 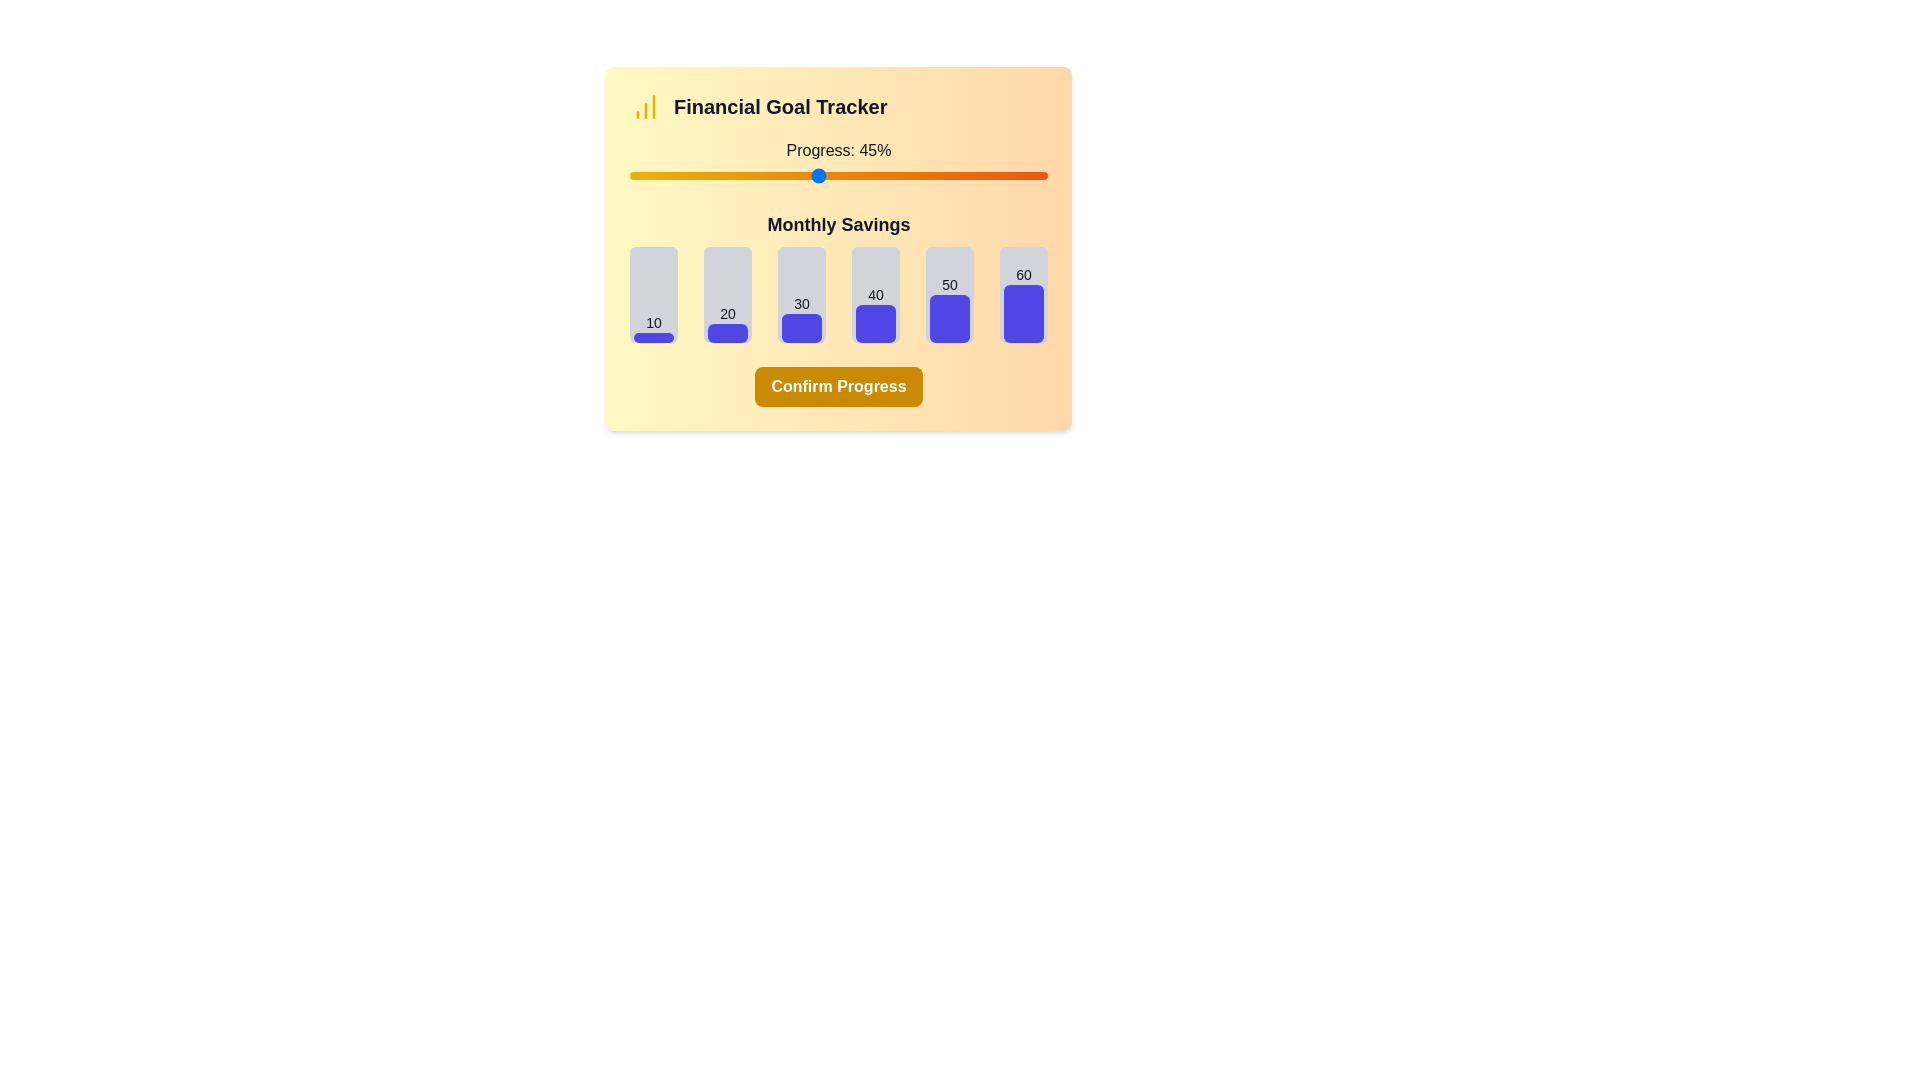 I want to click on the progress slider to 43%, so click(x=809, y=175).